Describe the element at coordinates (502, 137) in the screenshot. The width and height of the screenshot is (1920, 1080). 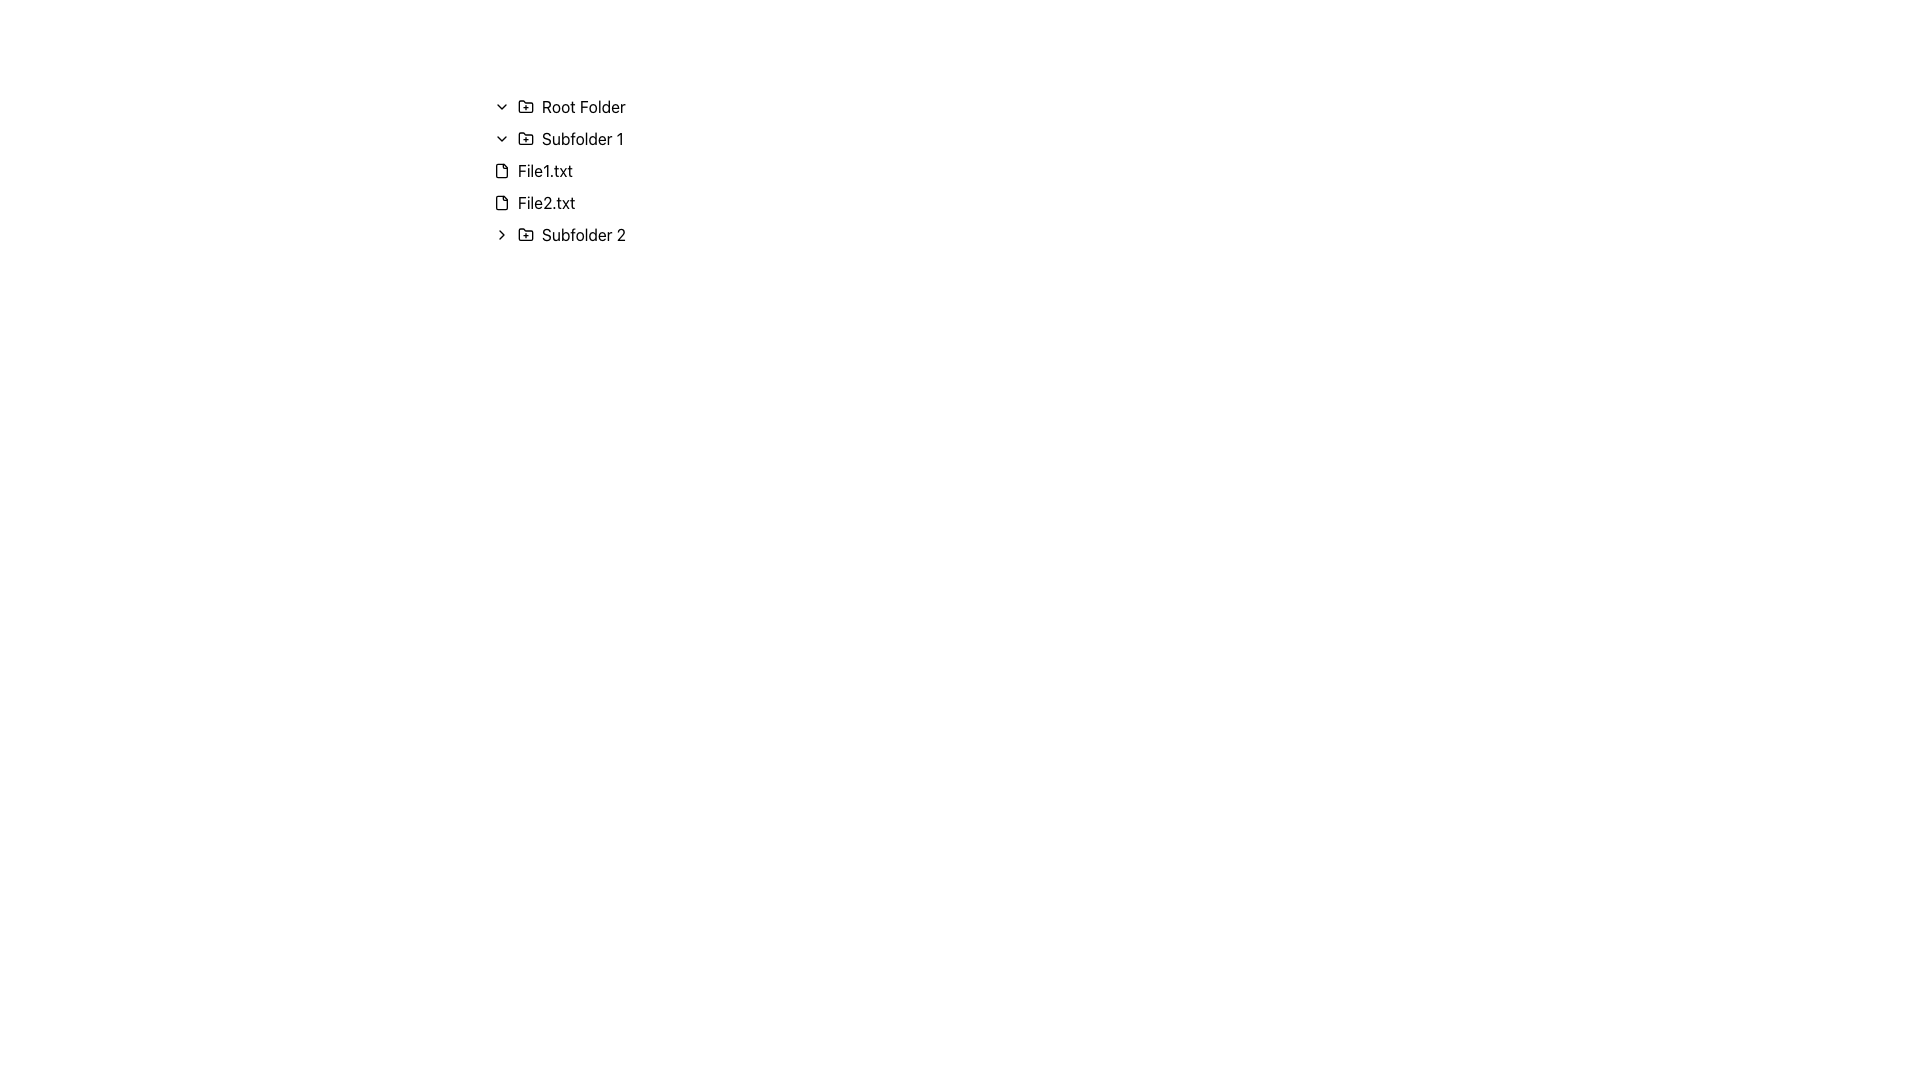
I see `the downward-pointing chevron icon button located to the left of the 'Subfolder 1' text` at that location.